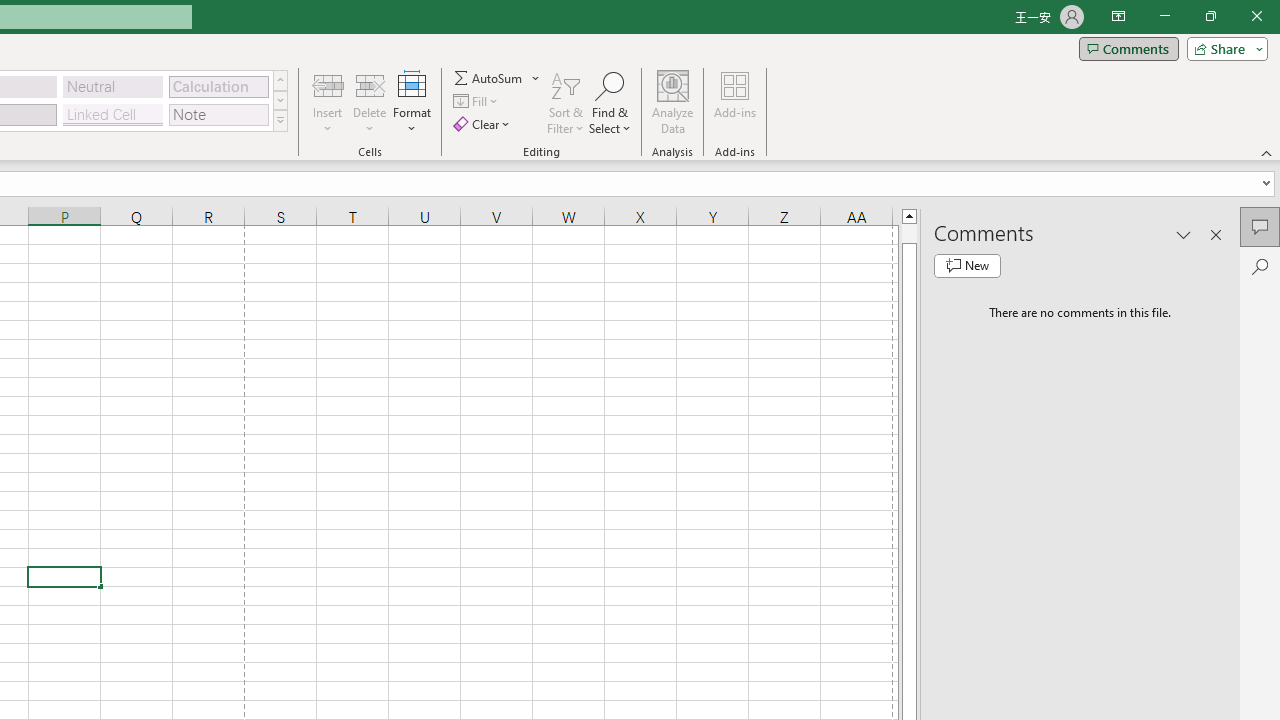 This screenshot has height=720, width=1280. What do you see at coordinates (279, 120) in the screenshot?
I see `'Cell Styles'` at bounding box center [279, 120].